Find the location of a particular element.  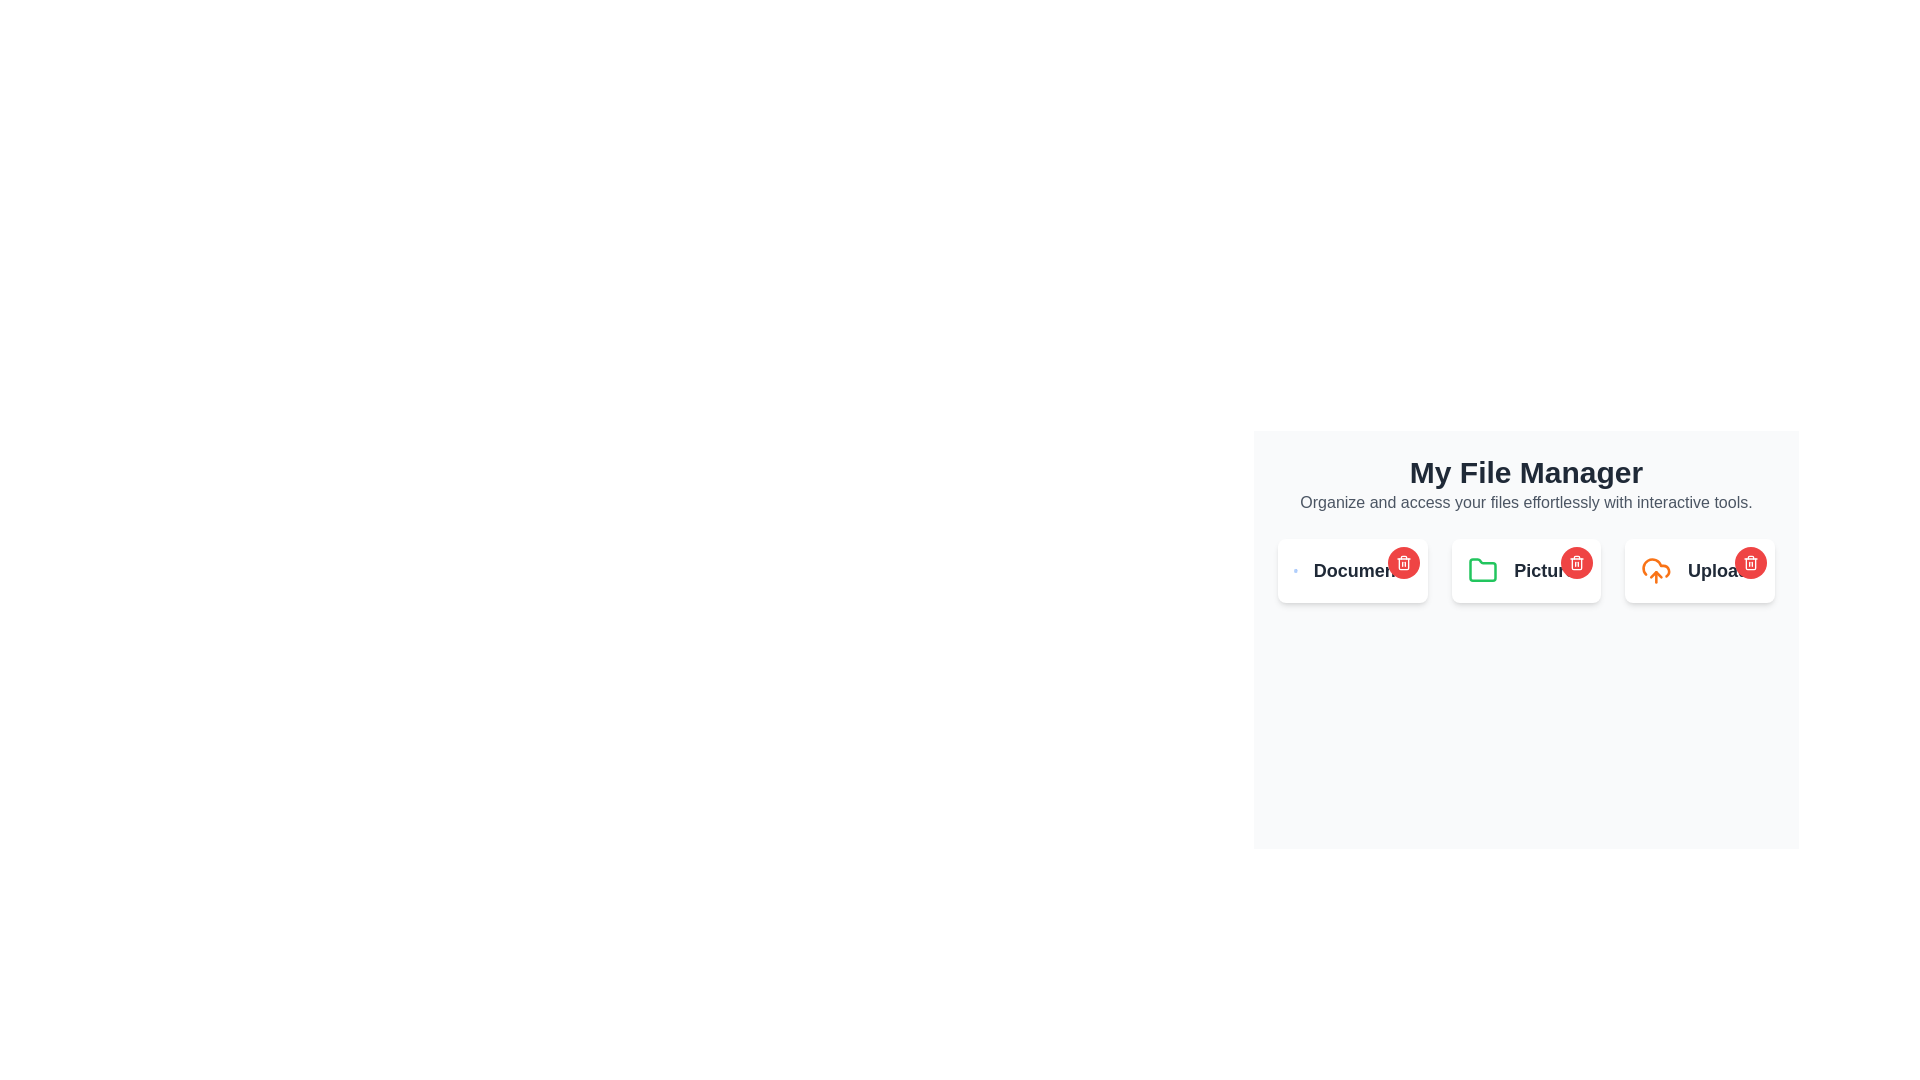

the trash bin icon button with a red background and white foreground, located at the top right corner of the 'Picture' label in the file manager interface is located at coordinates (1576, 563).